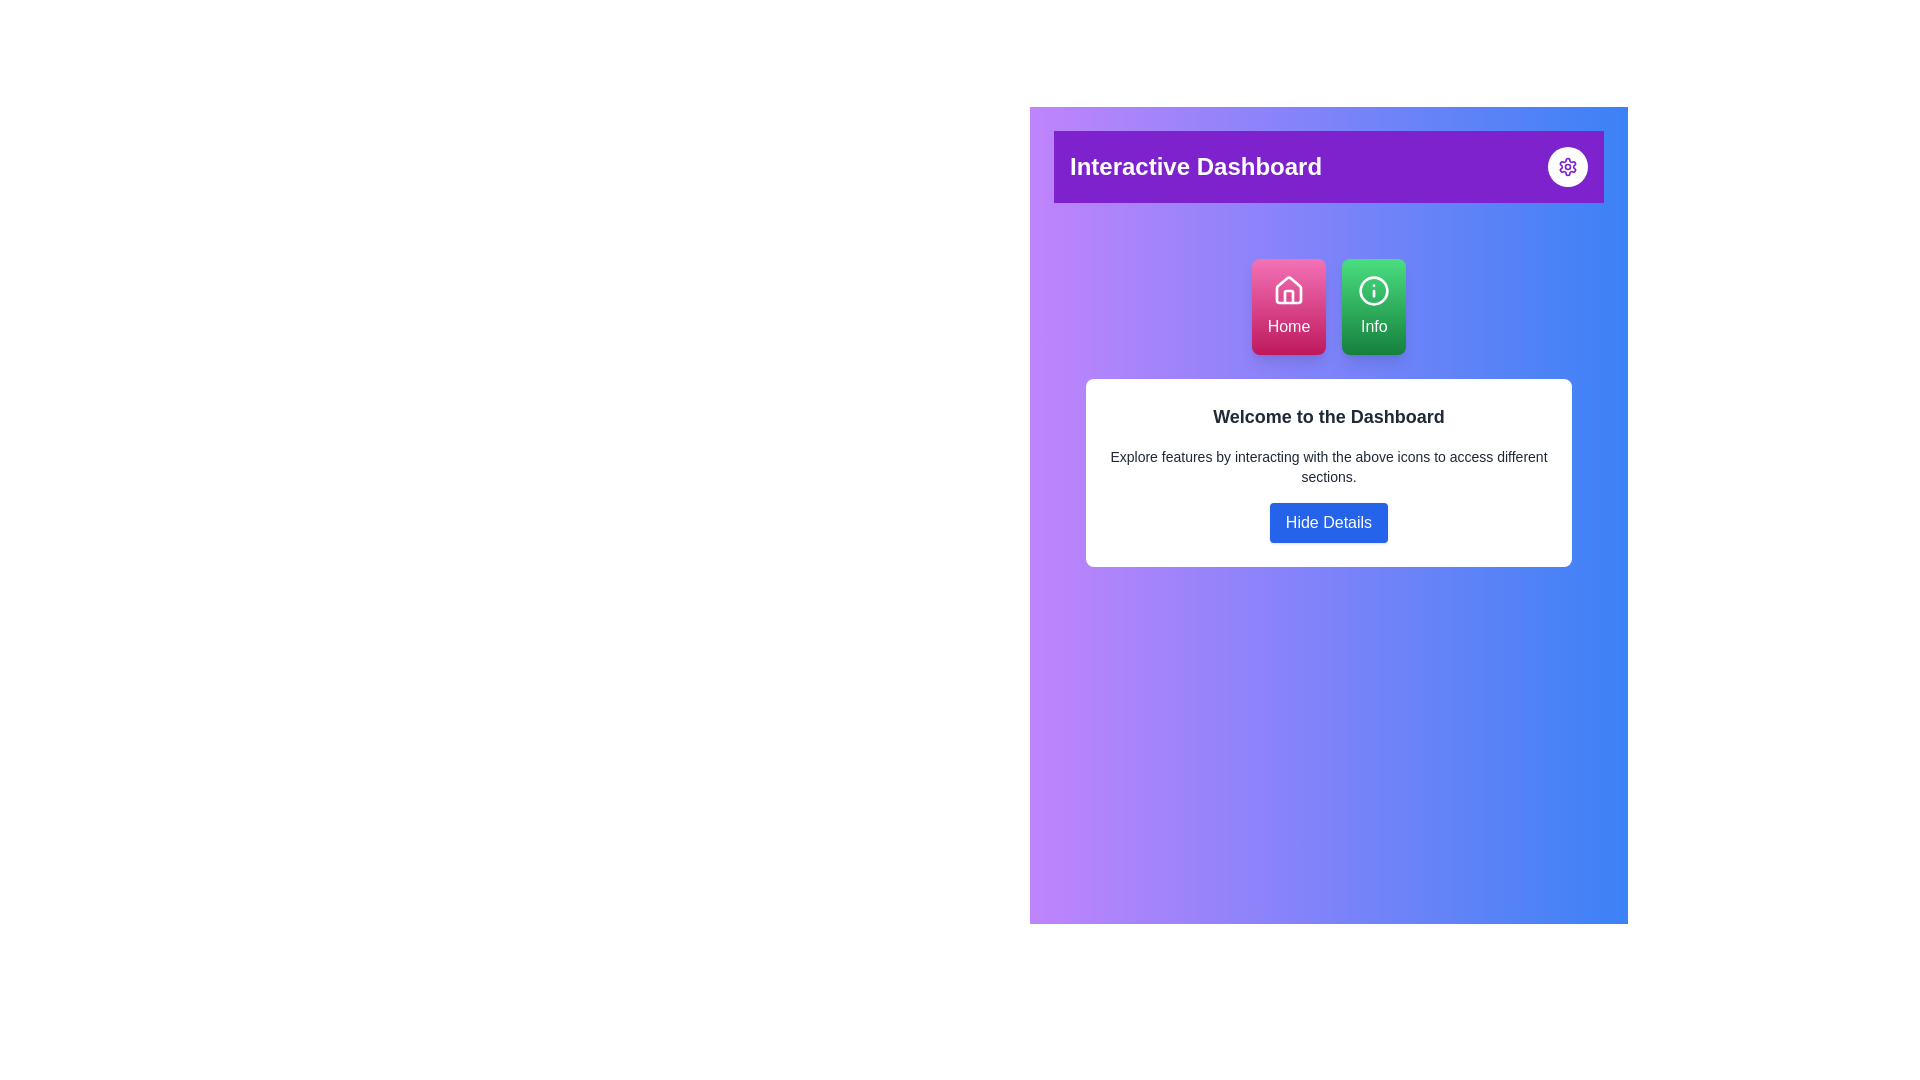 This screenshot has height=1080, width=1920. What do you see at coordinates (1195, 165) in the screenshot?
I see `the 'Interactive Dashboard' text label, which is a bold 2xl white text on a purple background, located in the top header section and aligned to the left of the settings icon` at bounding box center [1195, 165].